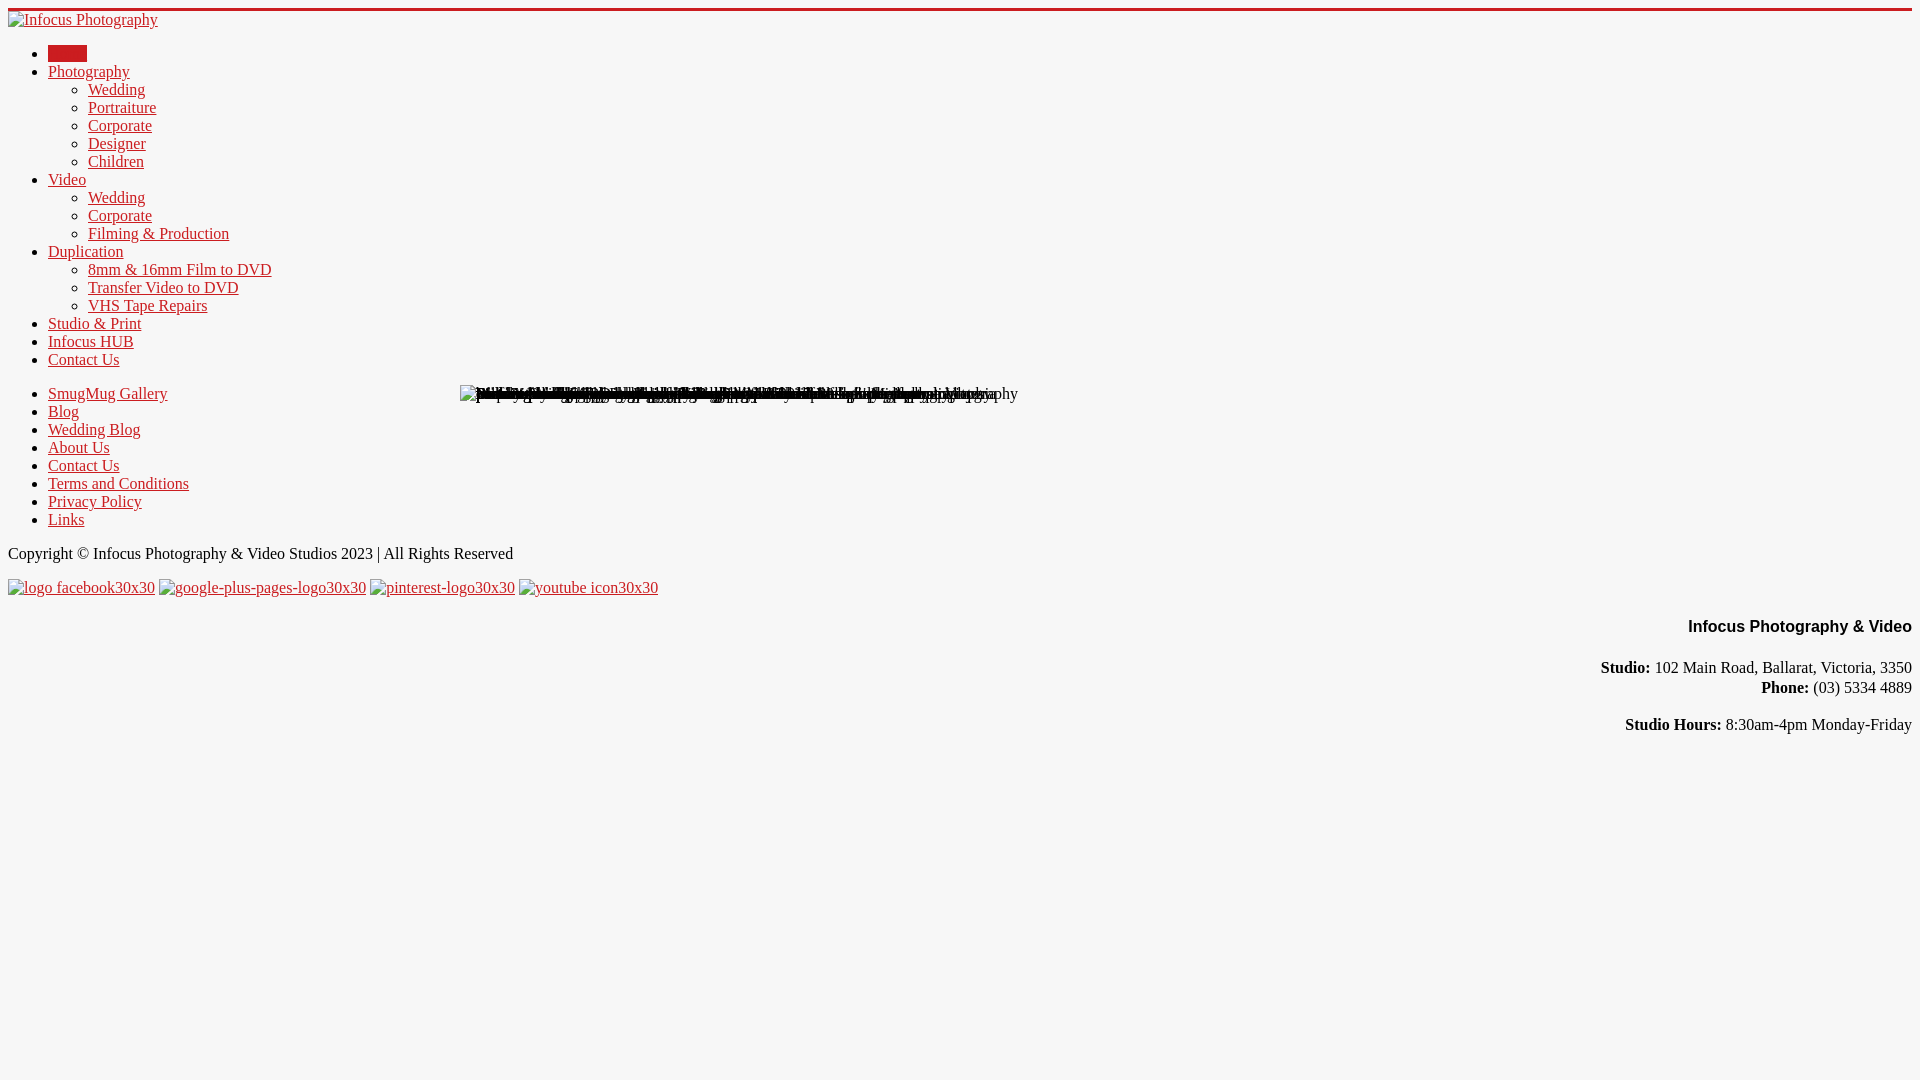  Describe the element at coordinates (90, 340) in the screenshot. I see `'Infocus HUB'` at that location.